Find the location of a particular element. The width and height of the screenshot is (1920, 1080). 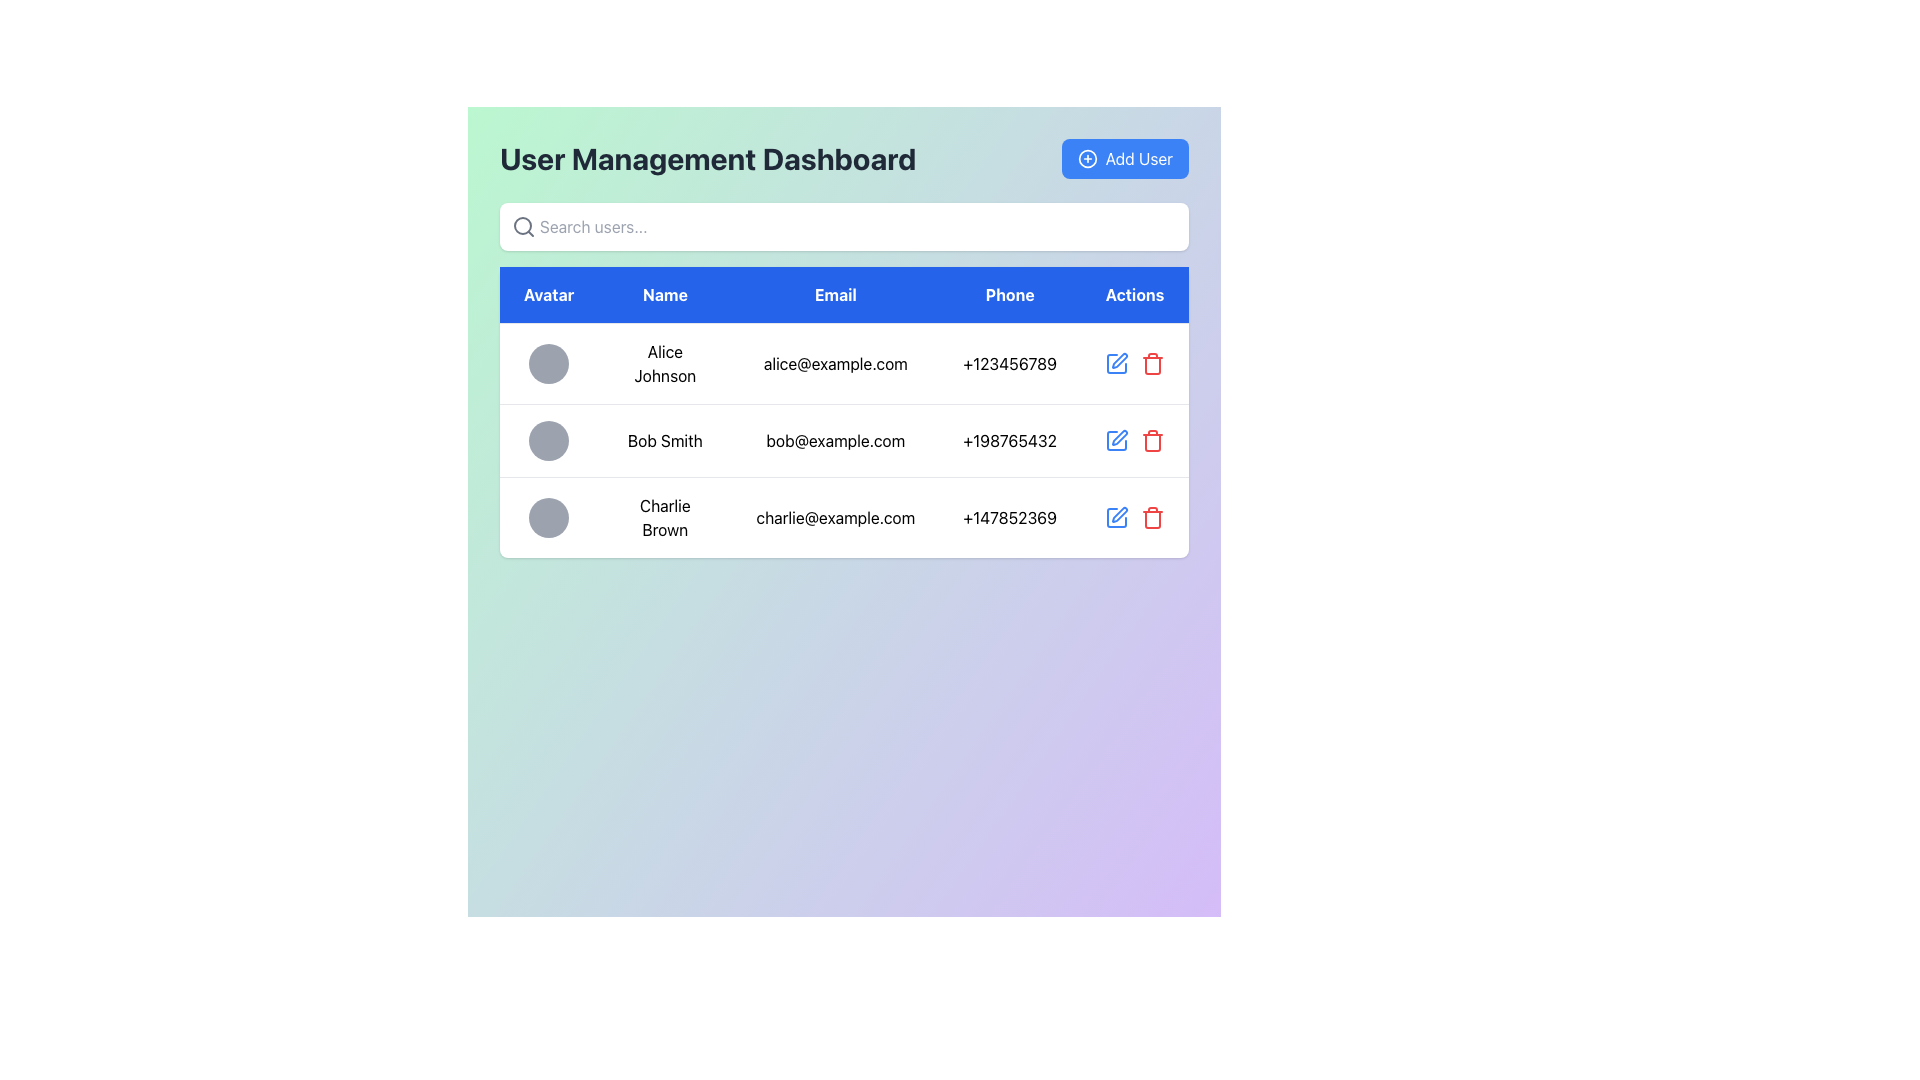

the search icon located at the top-left corner of the search input bar is located at coordinates (523, 226).